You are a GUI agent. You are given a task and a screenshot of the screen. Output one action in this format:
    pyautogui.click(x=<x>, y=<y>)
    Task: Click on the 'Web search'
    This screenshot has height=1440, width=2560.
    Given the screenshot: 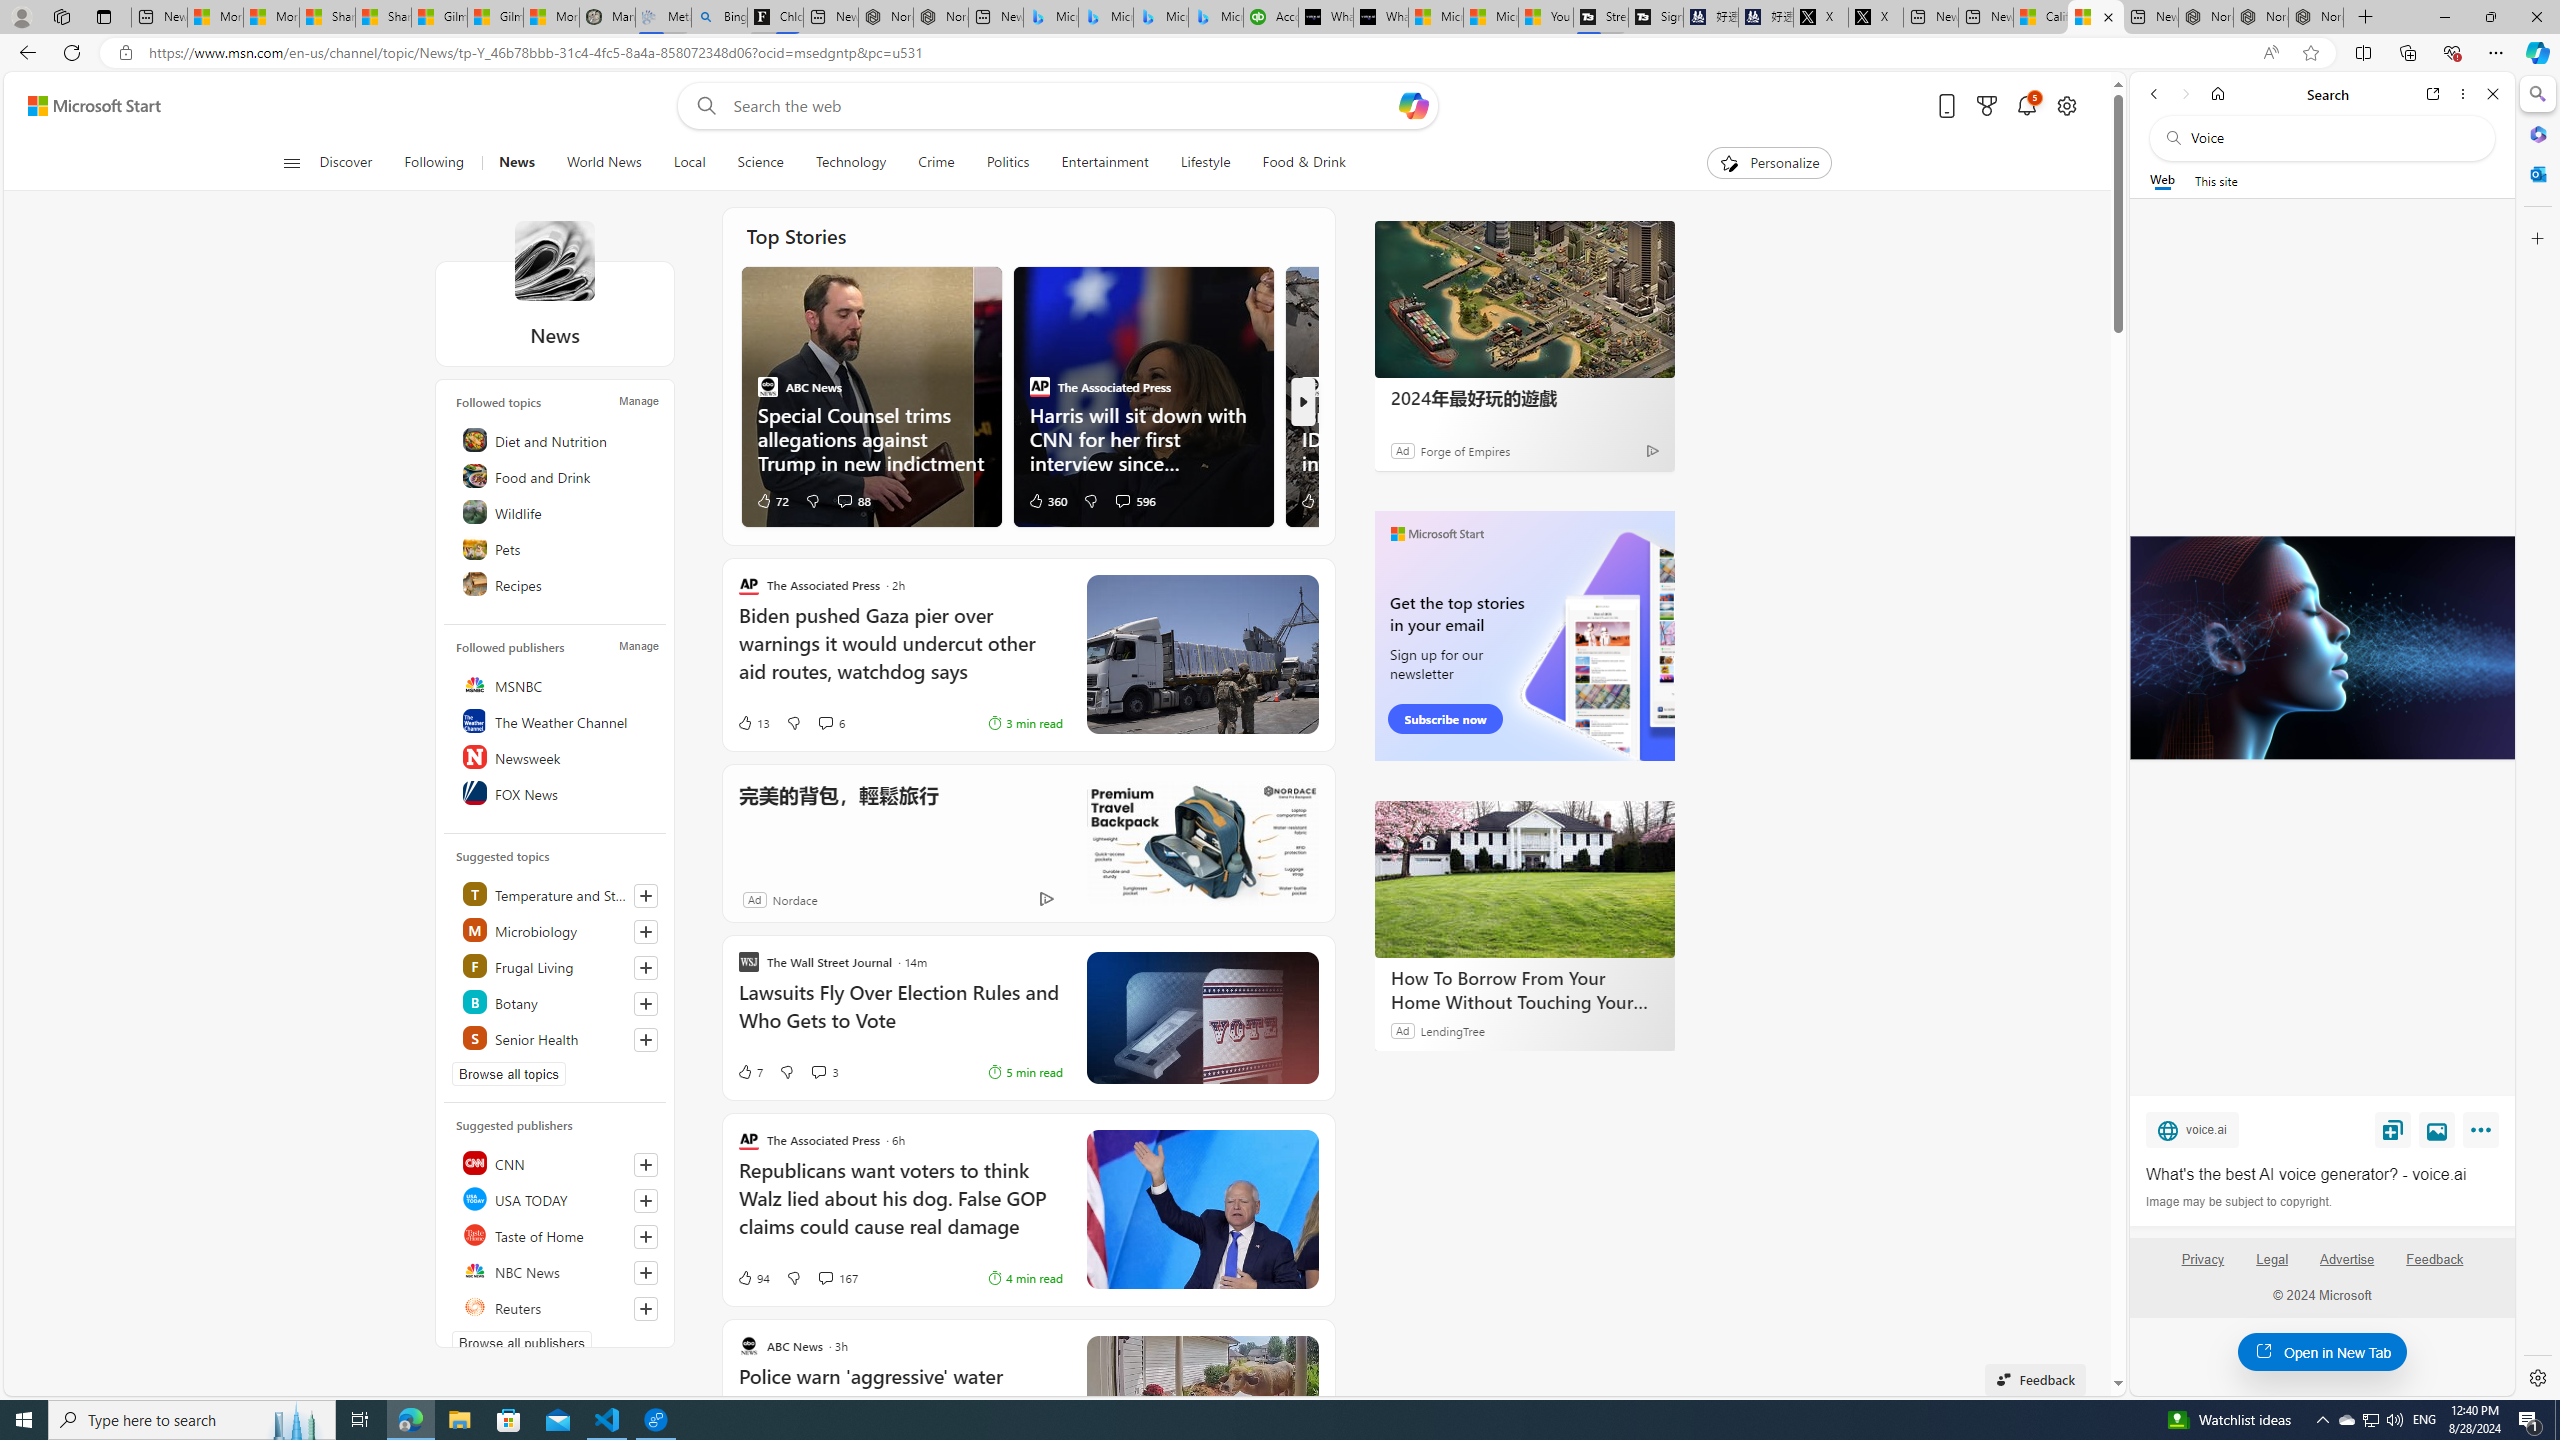 What is the action you would take?
    pyautogui.click(x=701, y=106)
    